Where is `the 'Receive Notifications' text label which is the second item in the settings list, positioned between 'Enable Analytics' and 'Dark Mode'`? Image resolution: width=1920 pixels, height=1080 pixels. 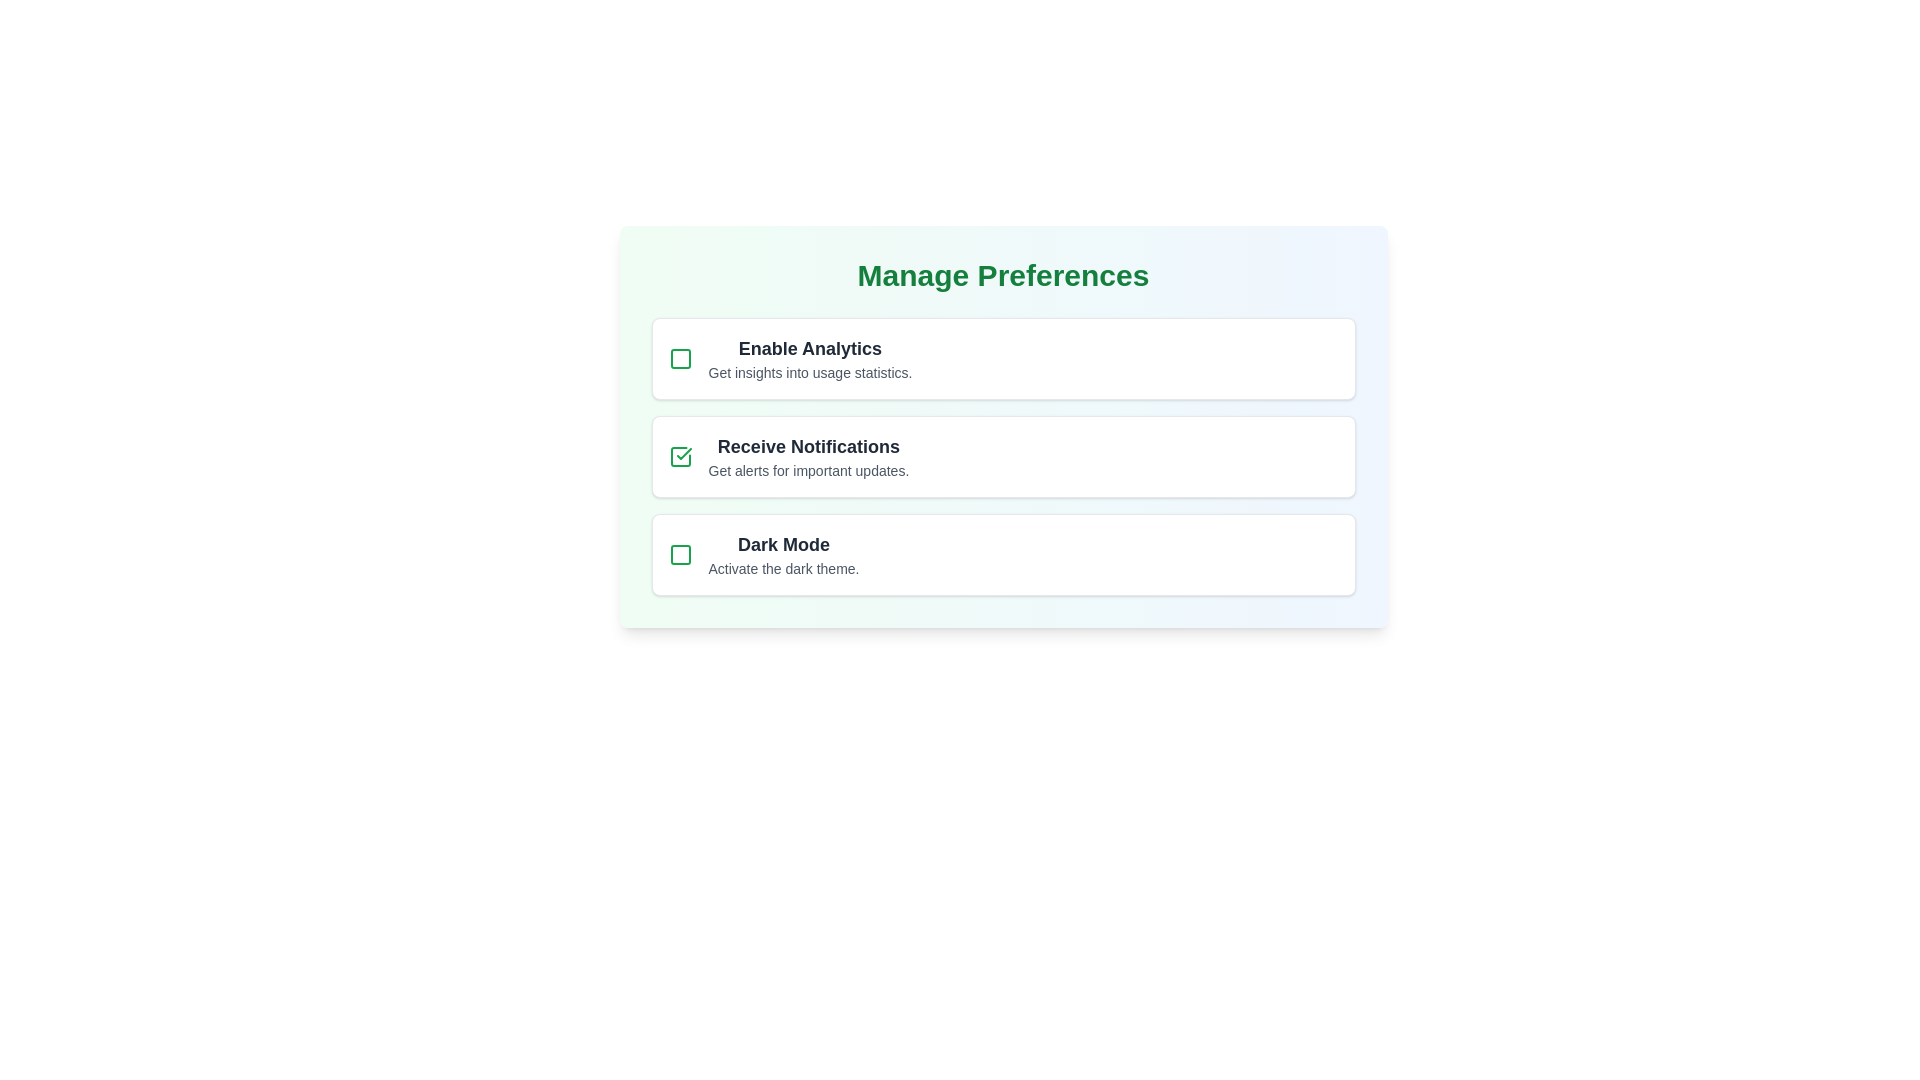
the 'Receive Notifications' text label which is the second item in the settings list, positioned between 'Enable Analytics' and 'Dark Mode' is located at coordinates (808, 456).